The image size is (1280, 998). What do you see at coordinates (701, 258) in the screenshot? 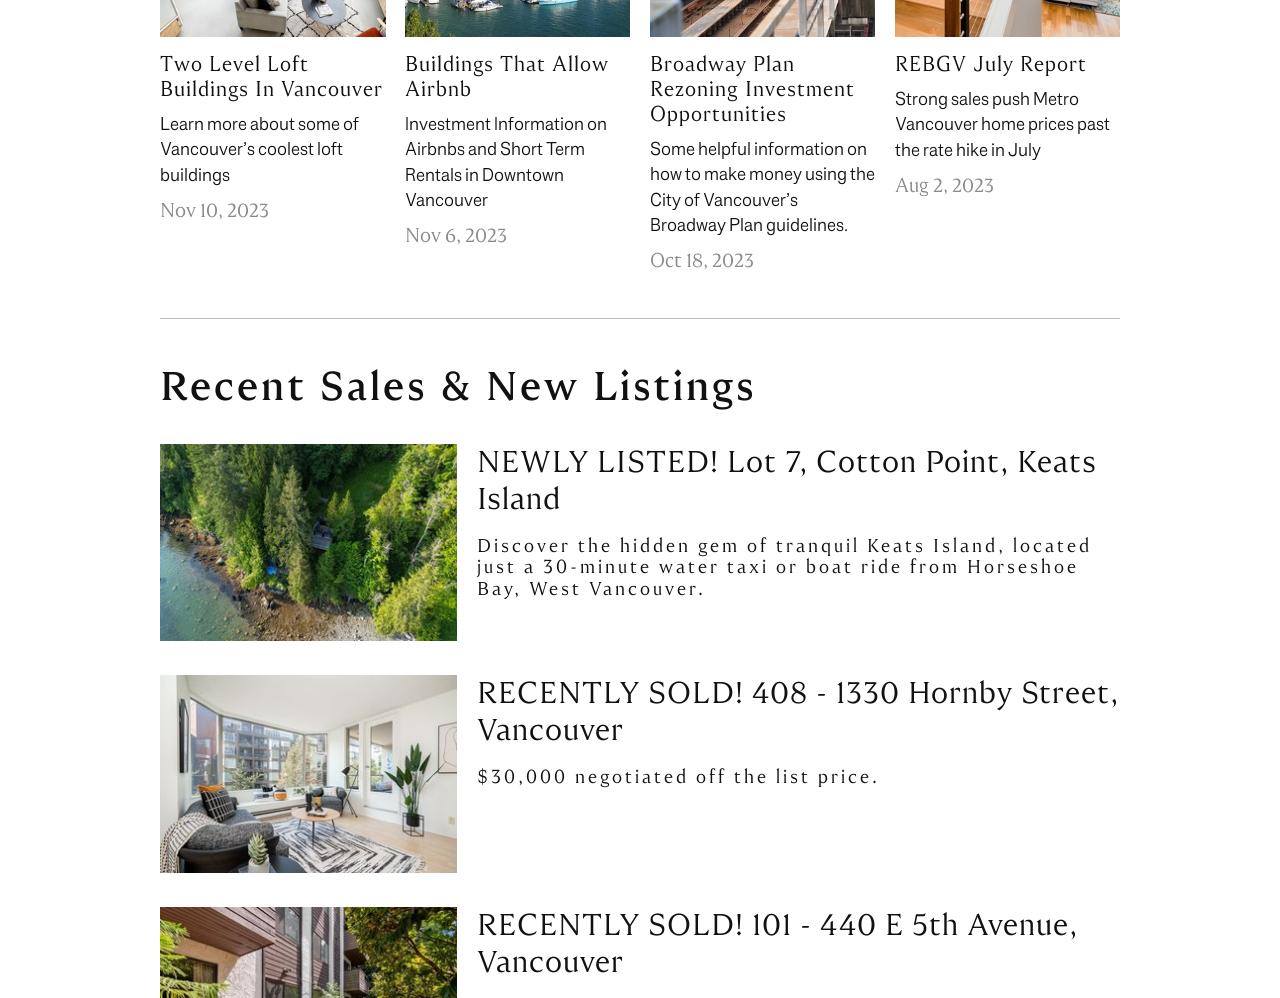
I see `'Oct 18, 2023'` at bounding box center [701, 258].